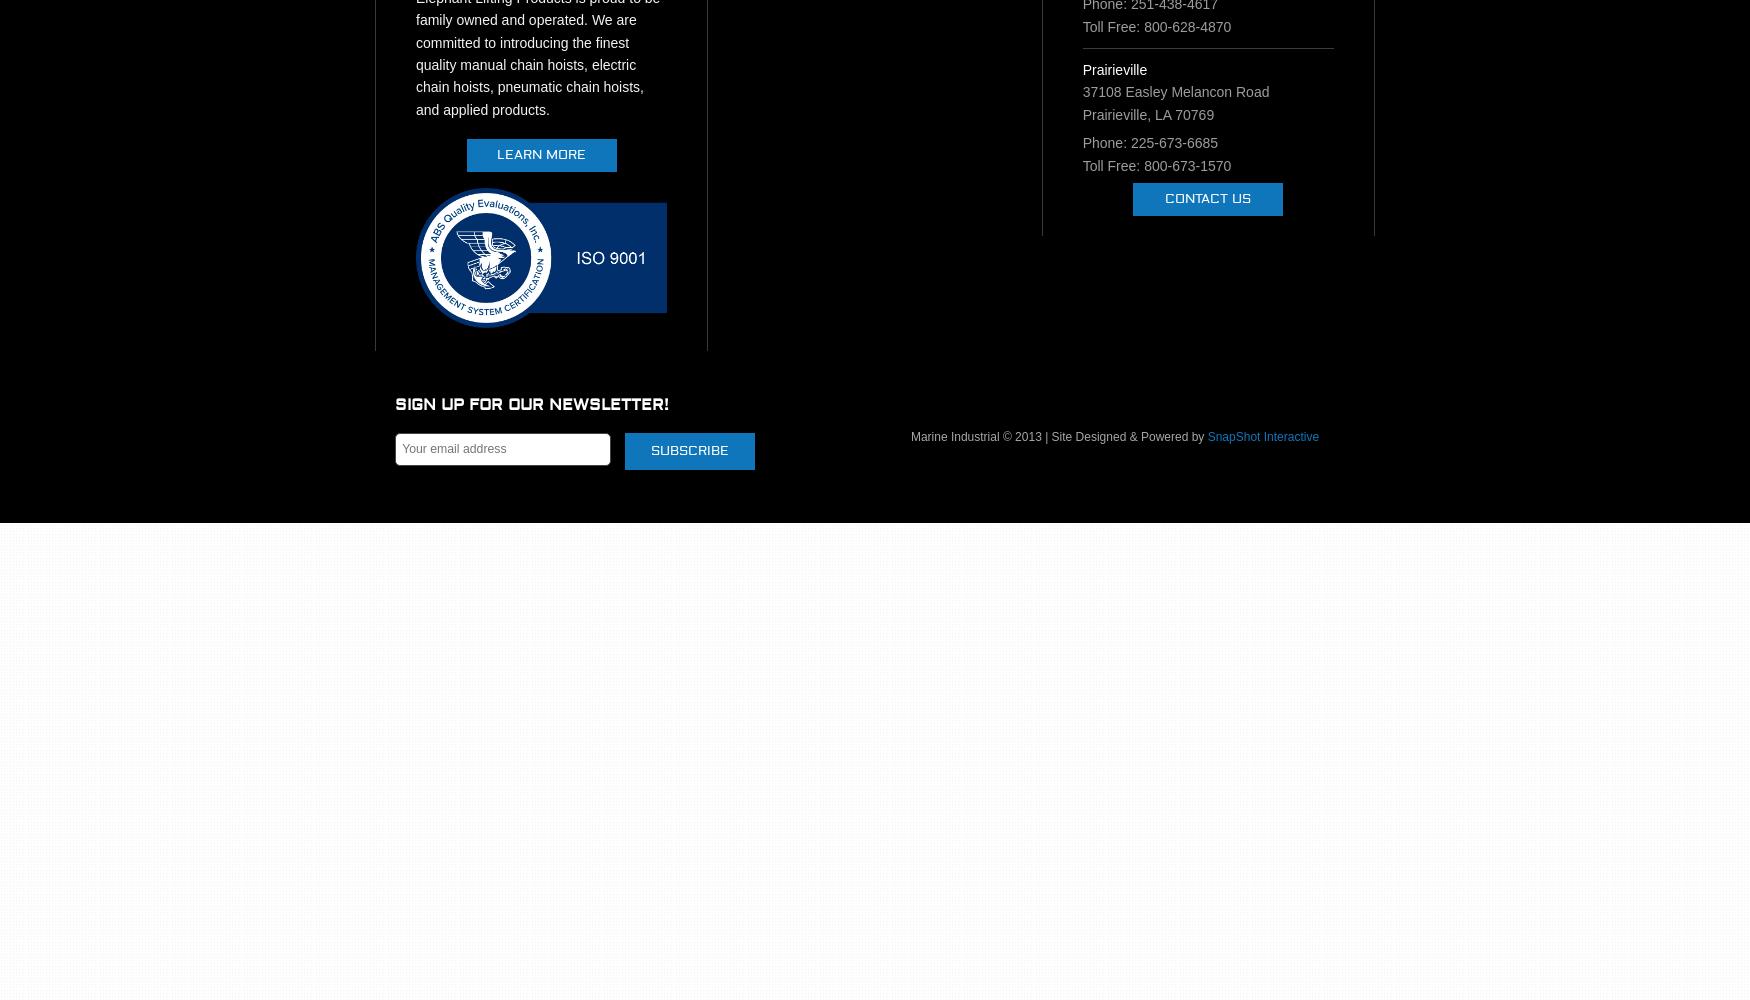 Image resolution: width=1750 pixels, height=1000 pixels. Describe the element at coordinates (1082, 68) in the screenshot. I see `'Prairieville'` at that location.